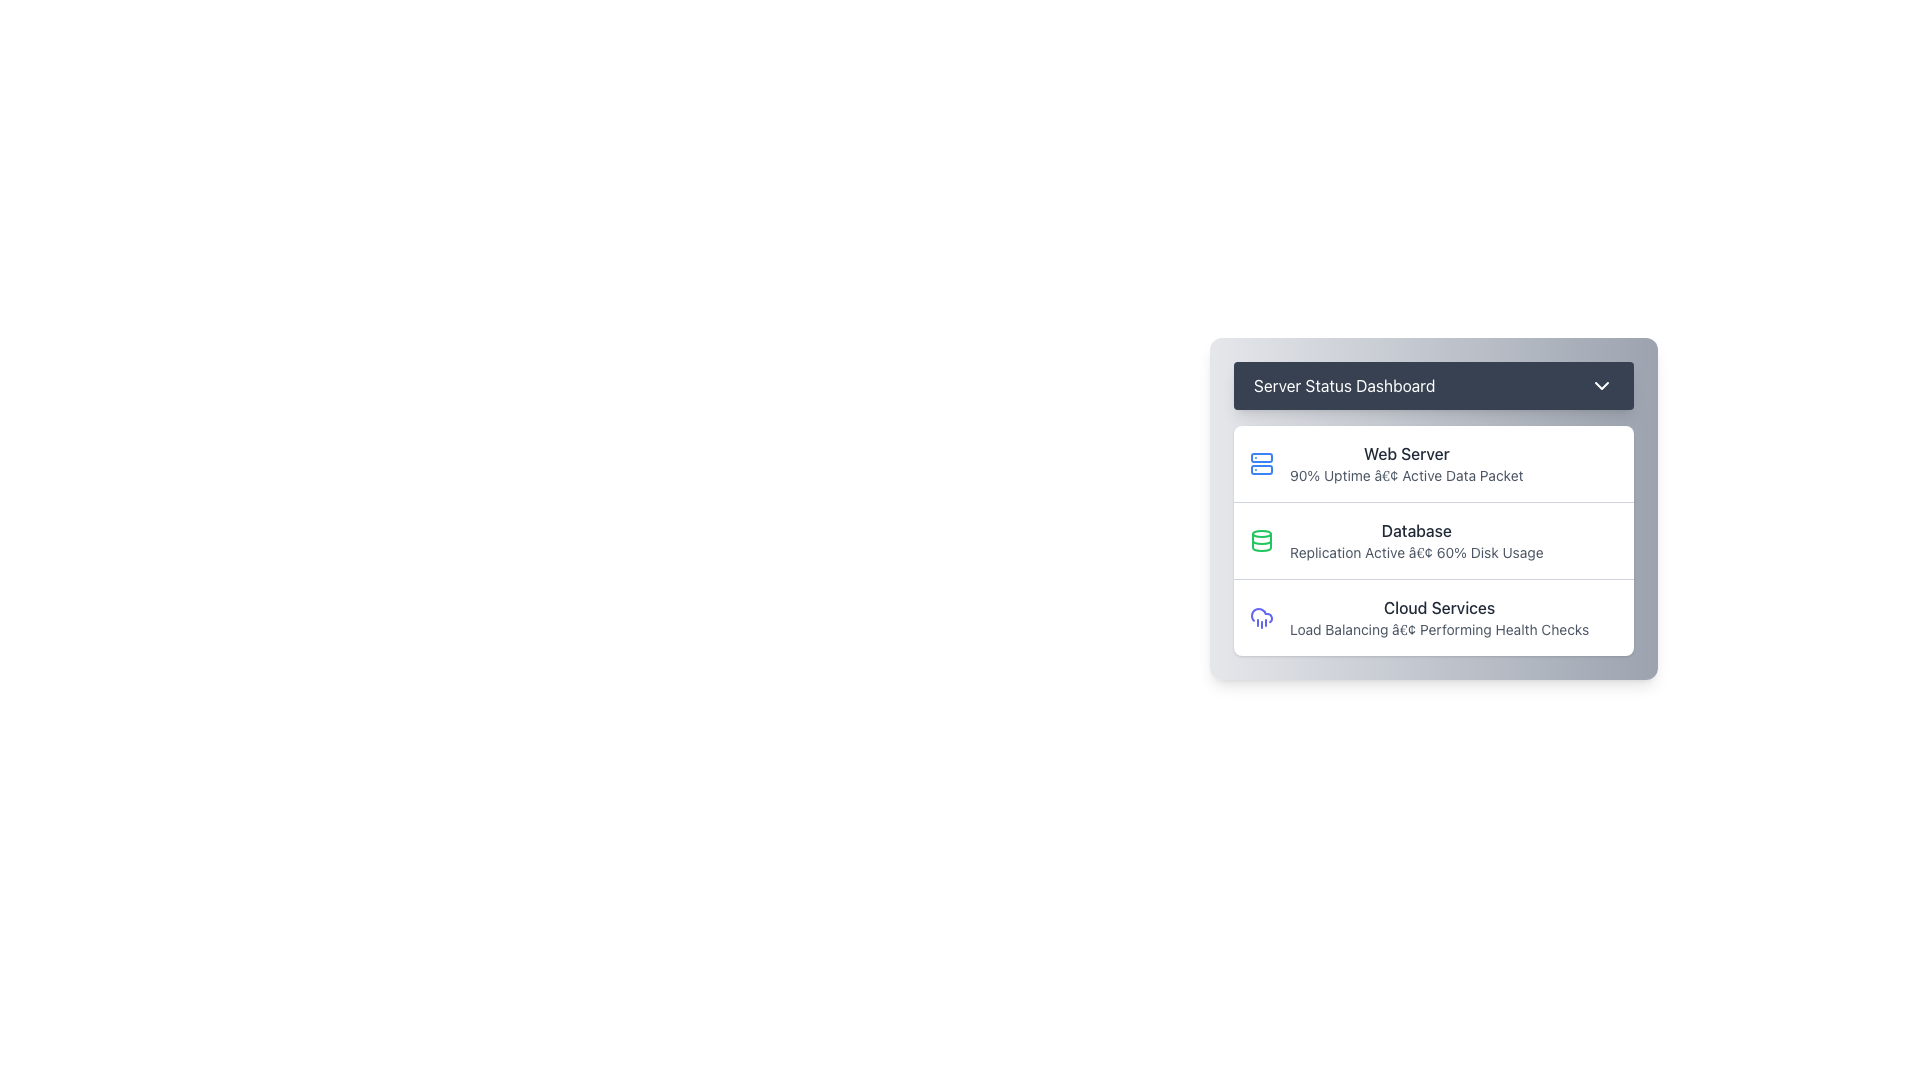 Image resolution: width=1920 pixels, height=1080 pixels. I want to click on the second textual line under the 'Database' section that informs the user about the current replication status and disk usage of the database system, so click(1415, 552).